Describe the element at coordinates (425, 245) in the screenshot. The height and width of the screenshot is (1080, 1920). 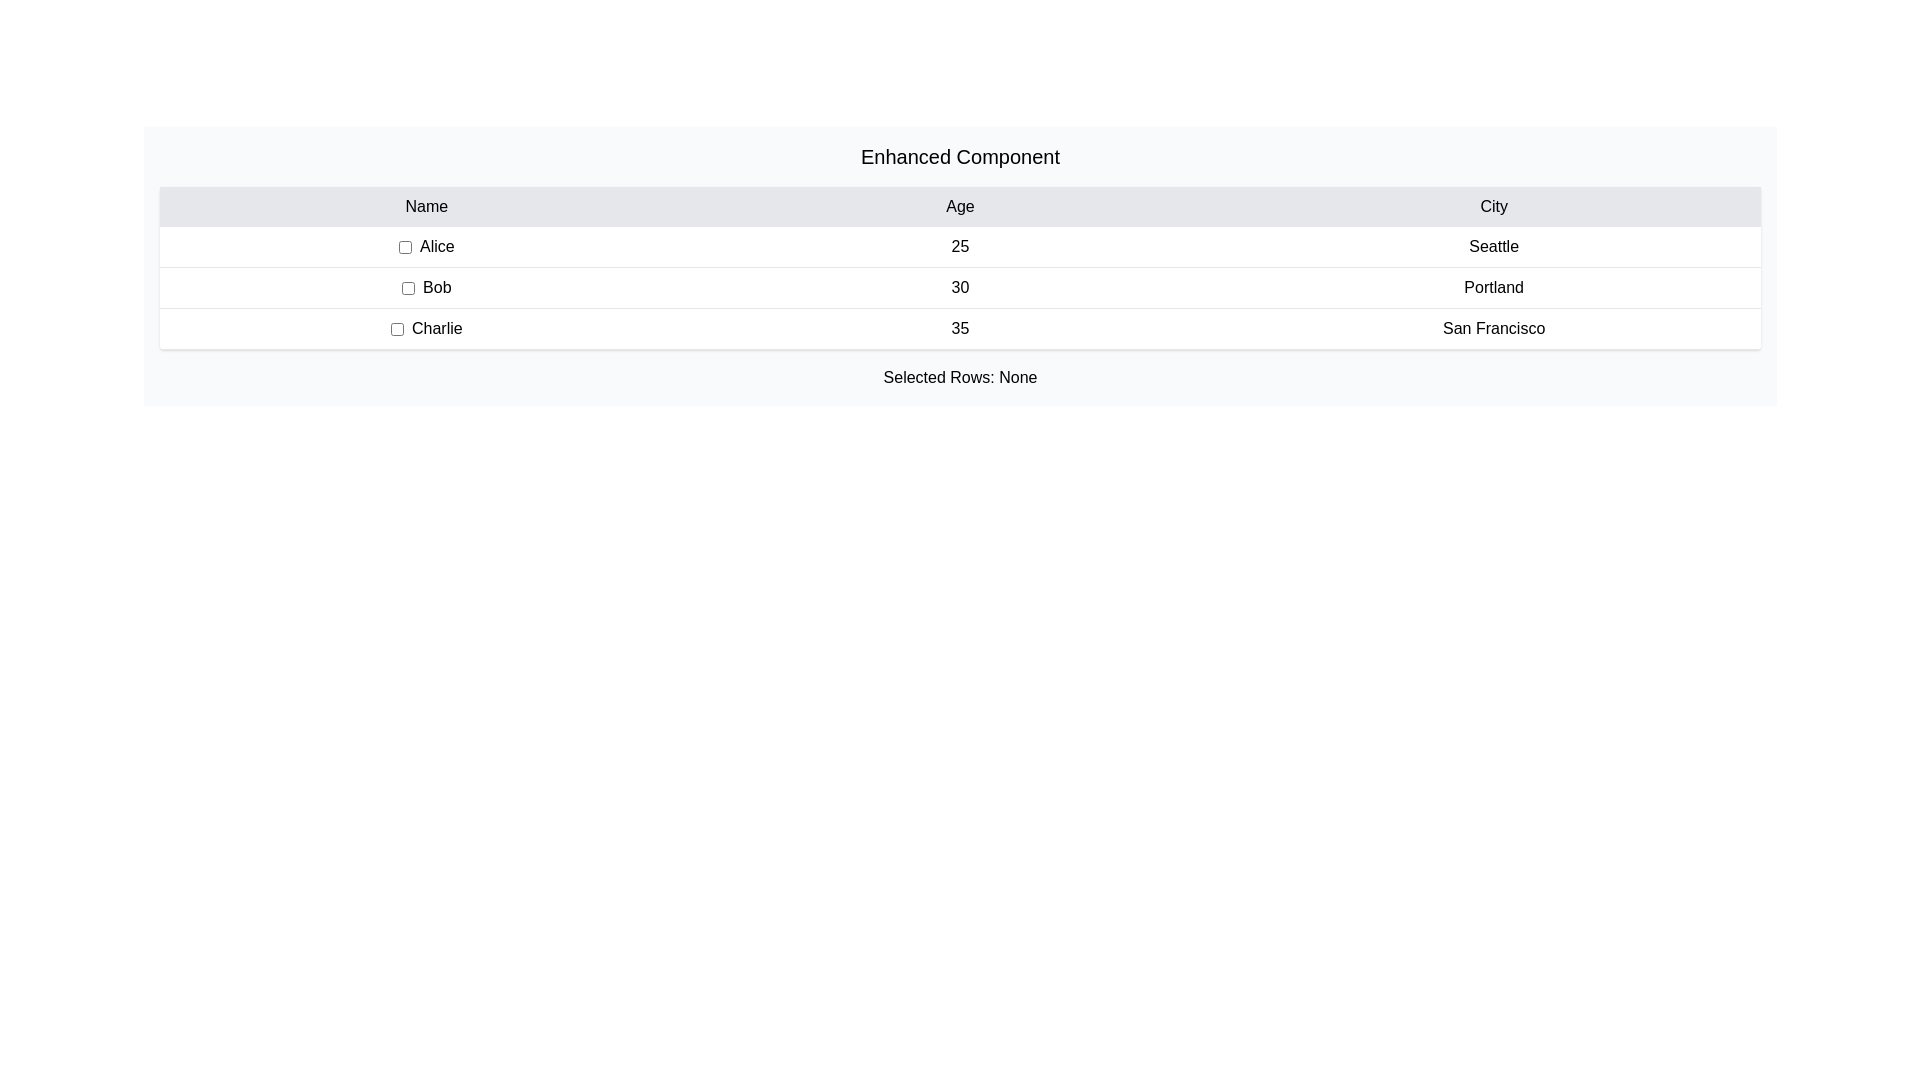
I see `the text label displaying the name 'Alice' located in the first column of a grid layout, aligned with a checkbox on its left` at that location.